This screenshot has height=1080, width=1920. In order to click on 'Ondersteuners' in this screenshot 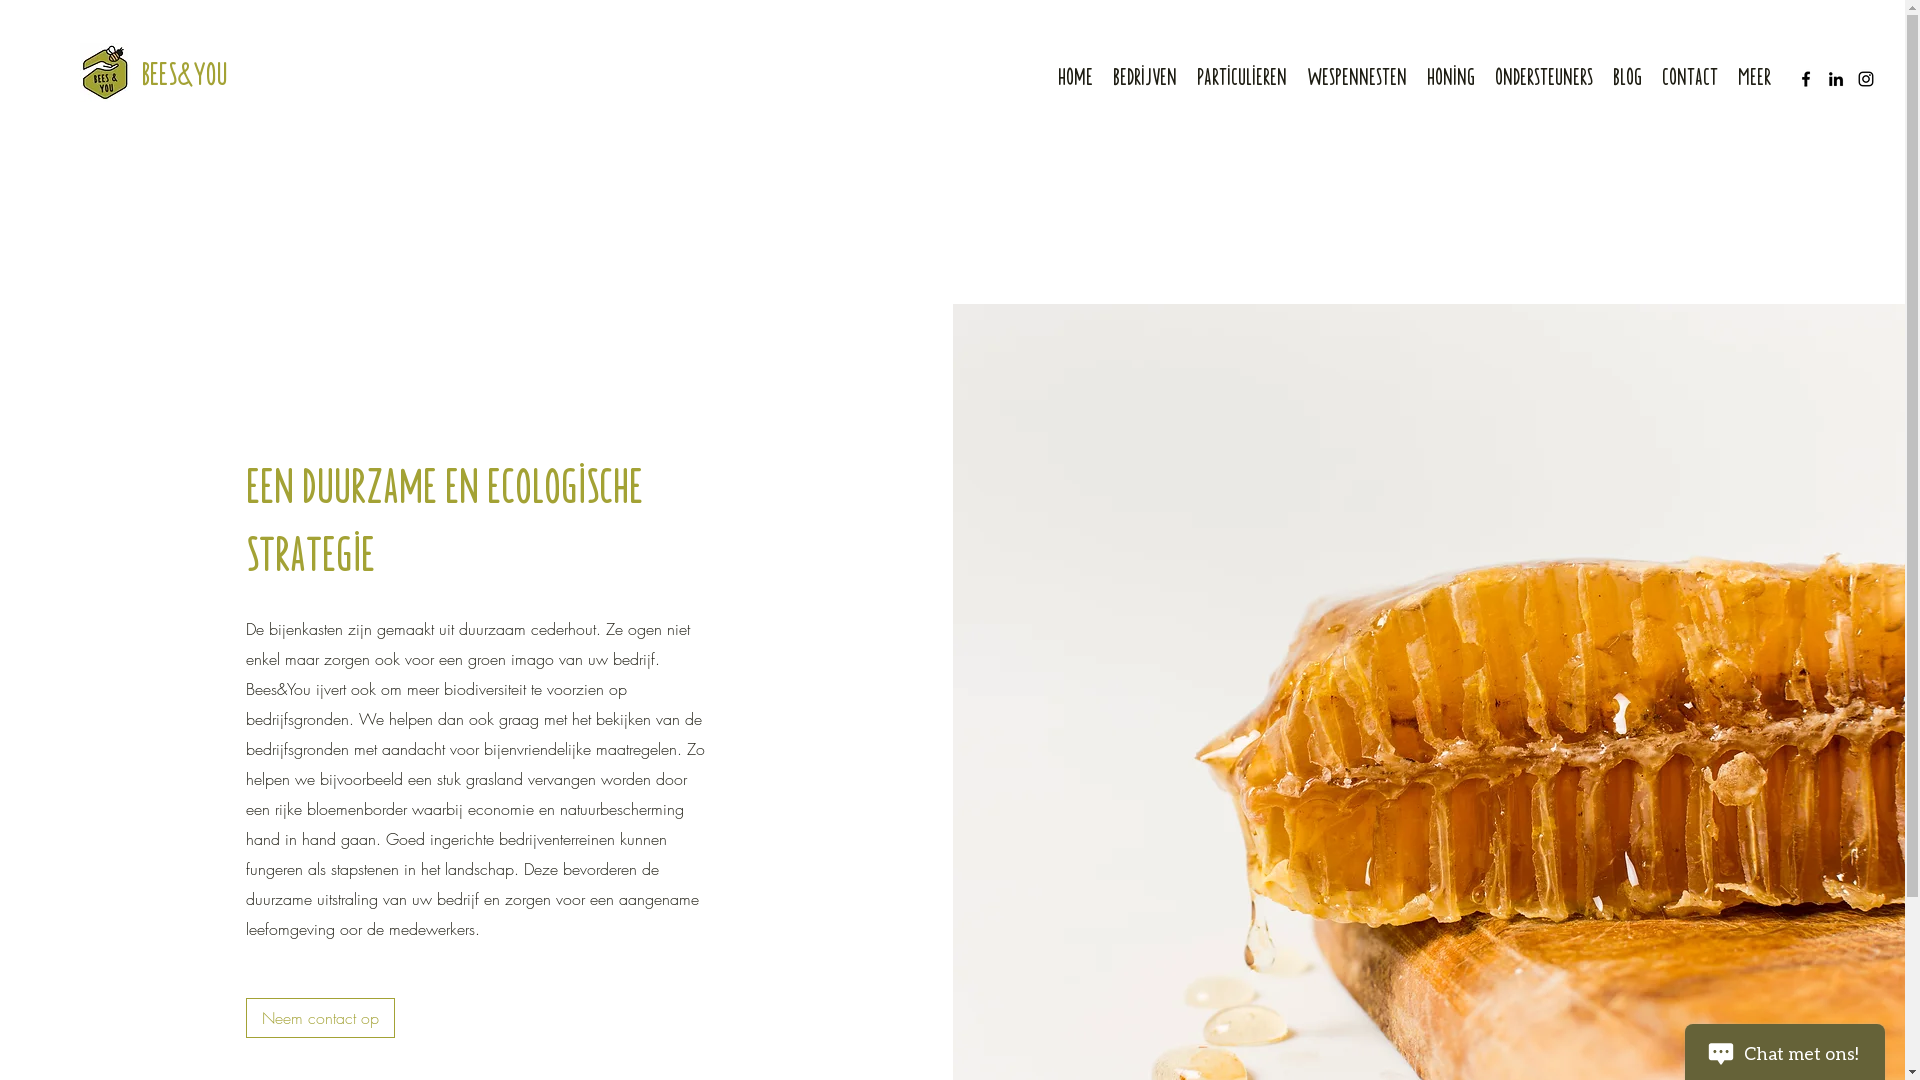, I will do `click(1543, 74)`.